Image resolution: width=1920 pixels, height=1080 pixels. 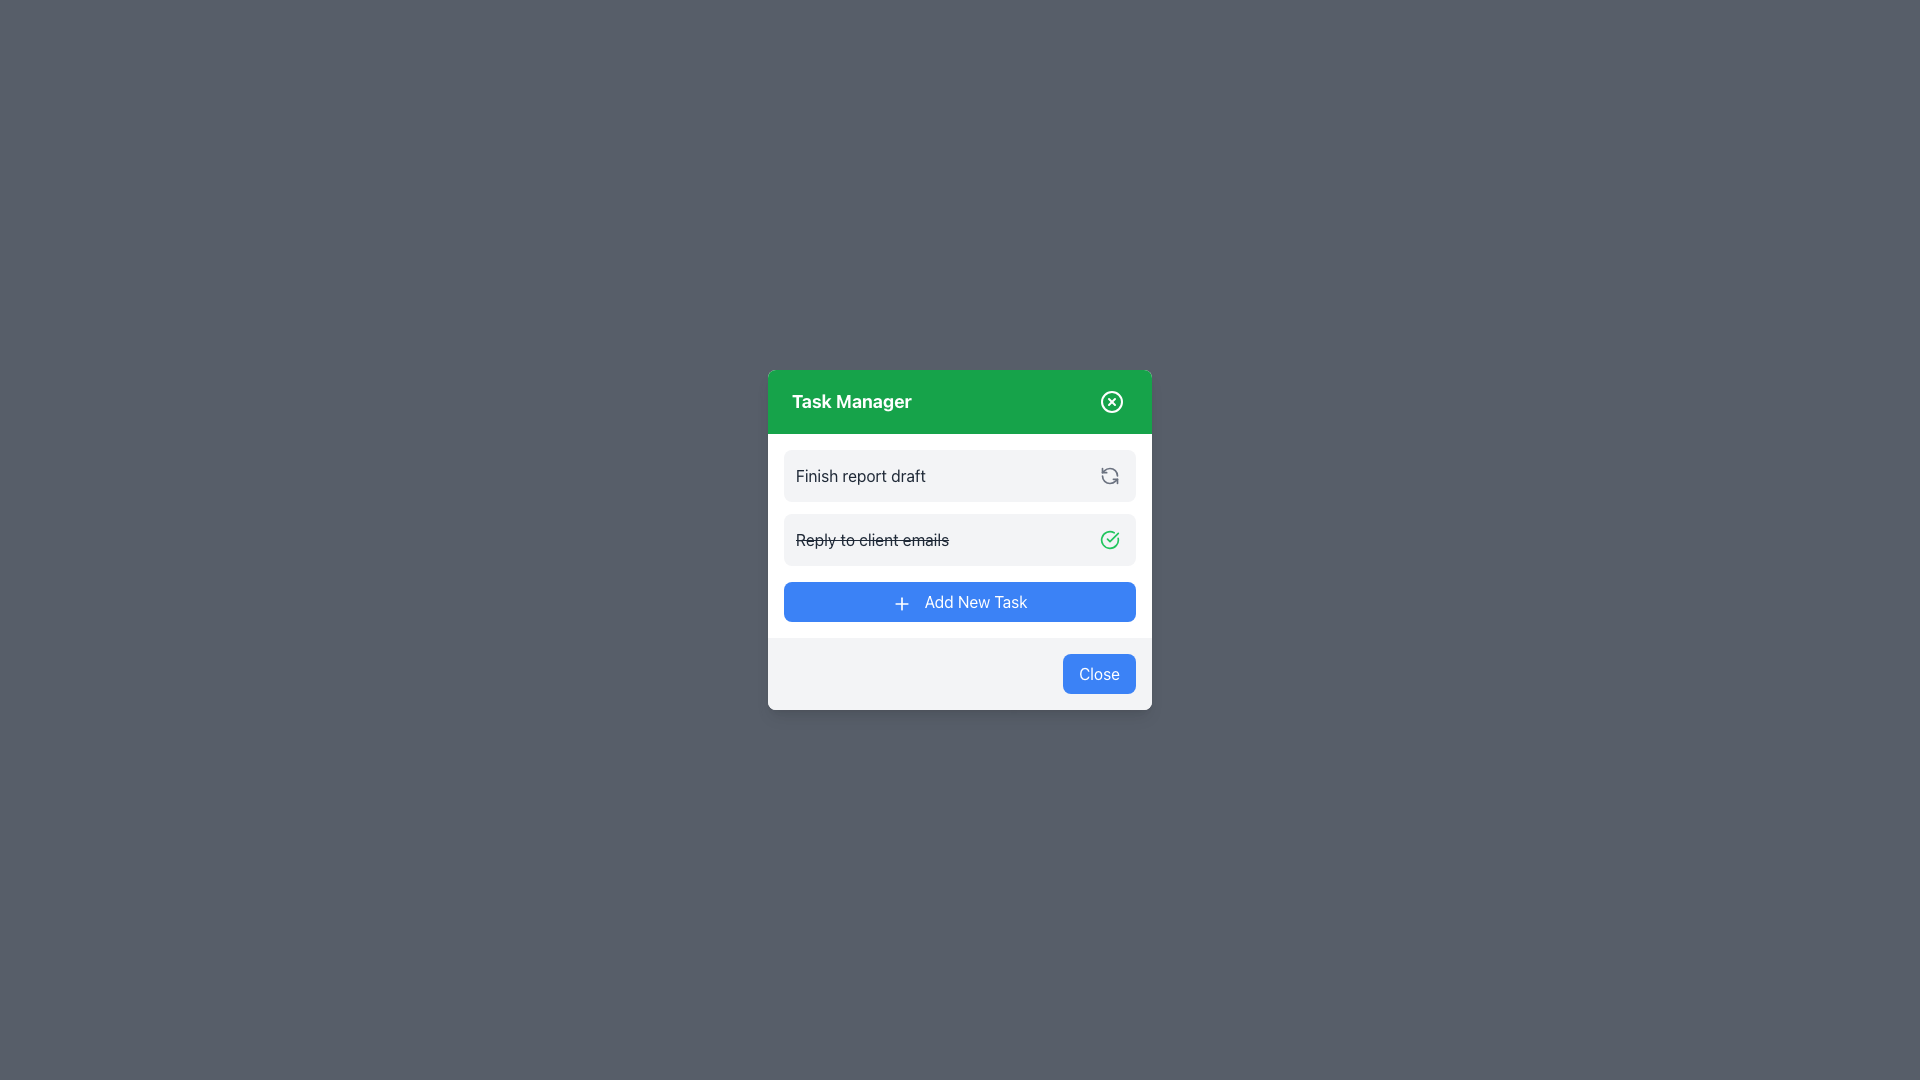 What do you see at coordinates (901, 602) in the screenshot?
I see `the 'Add New Task' button, which features a plus icon and is located in the lower part of the task manager interface` at bounding box center [901, 602].